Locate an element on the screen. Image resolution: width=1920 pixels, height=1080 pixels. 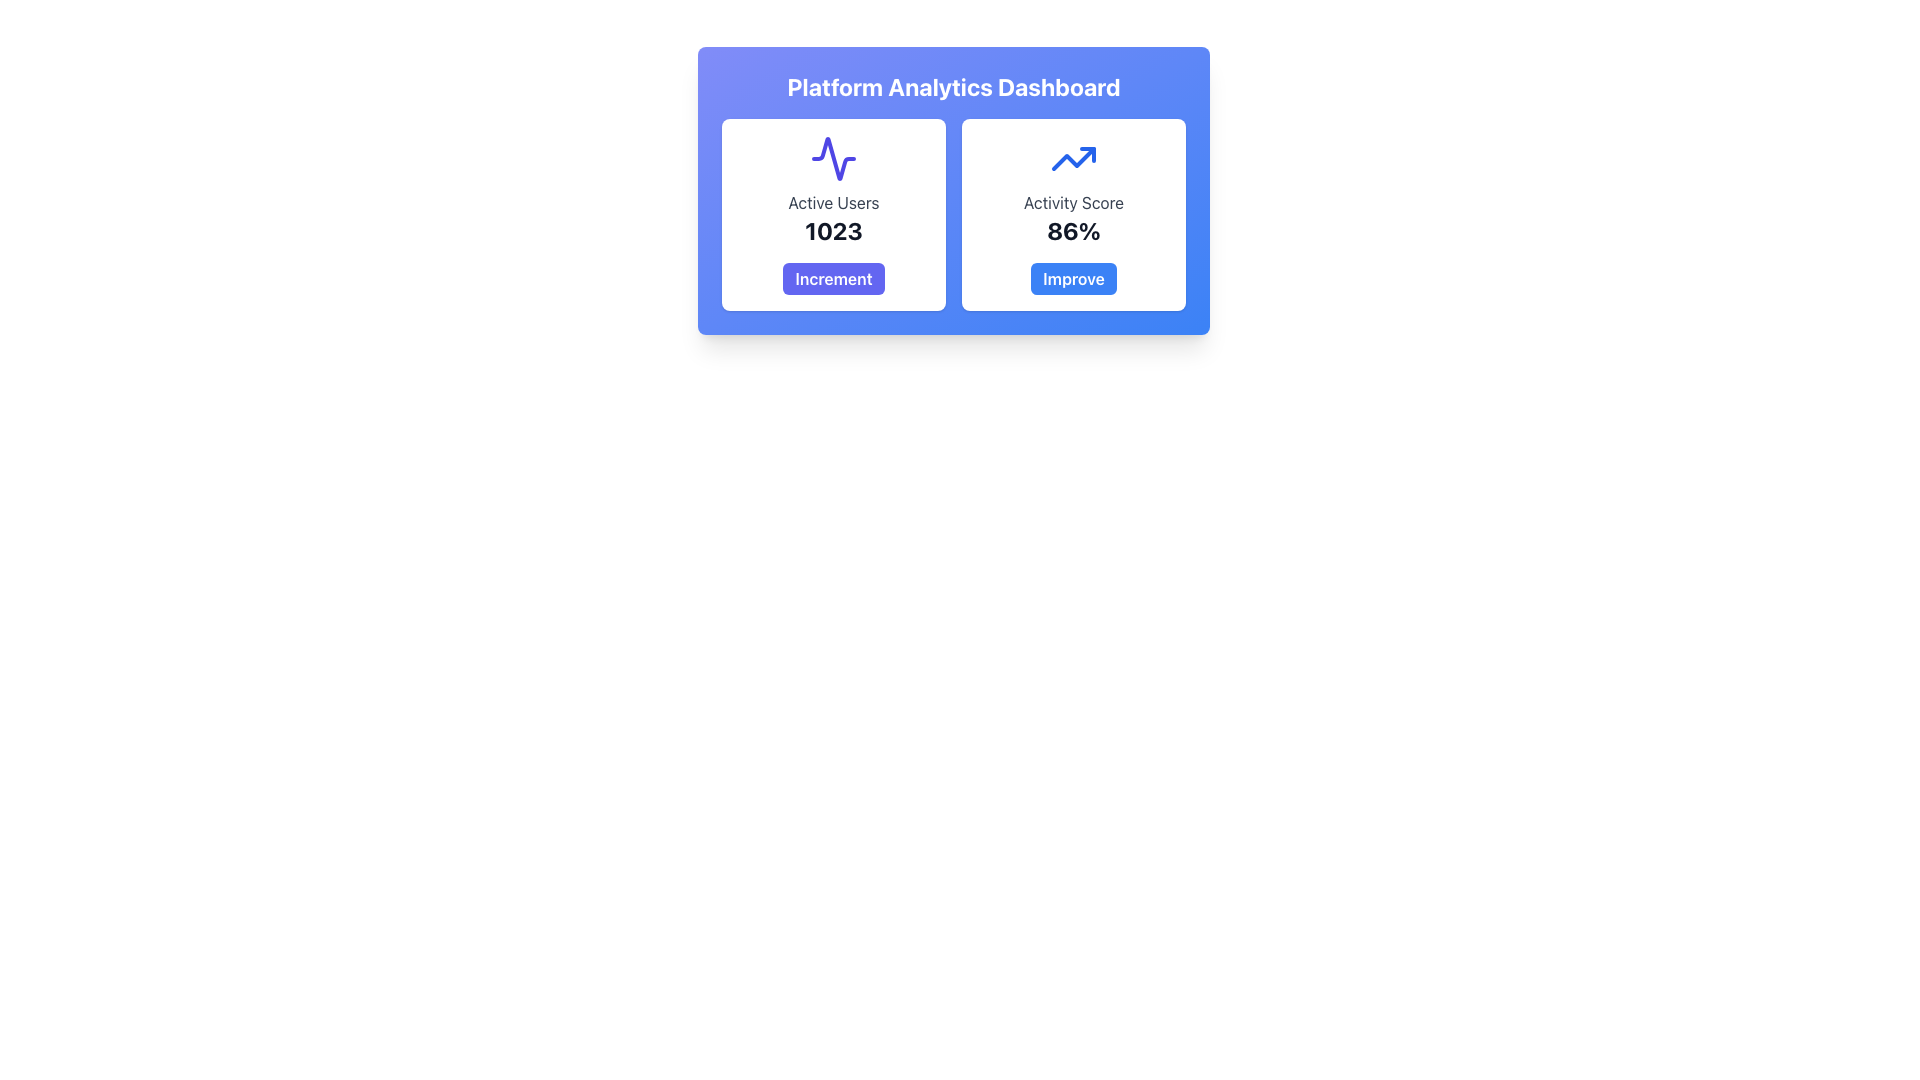
the Text Display element that shows the current activity score, which is positioned within the 'Activity Score' card, below the 'Activity Score' label and above the blue 'Improve' button is located at coordinates (1073, 230).